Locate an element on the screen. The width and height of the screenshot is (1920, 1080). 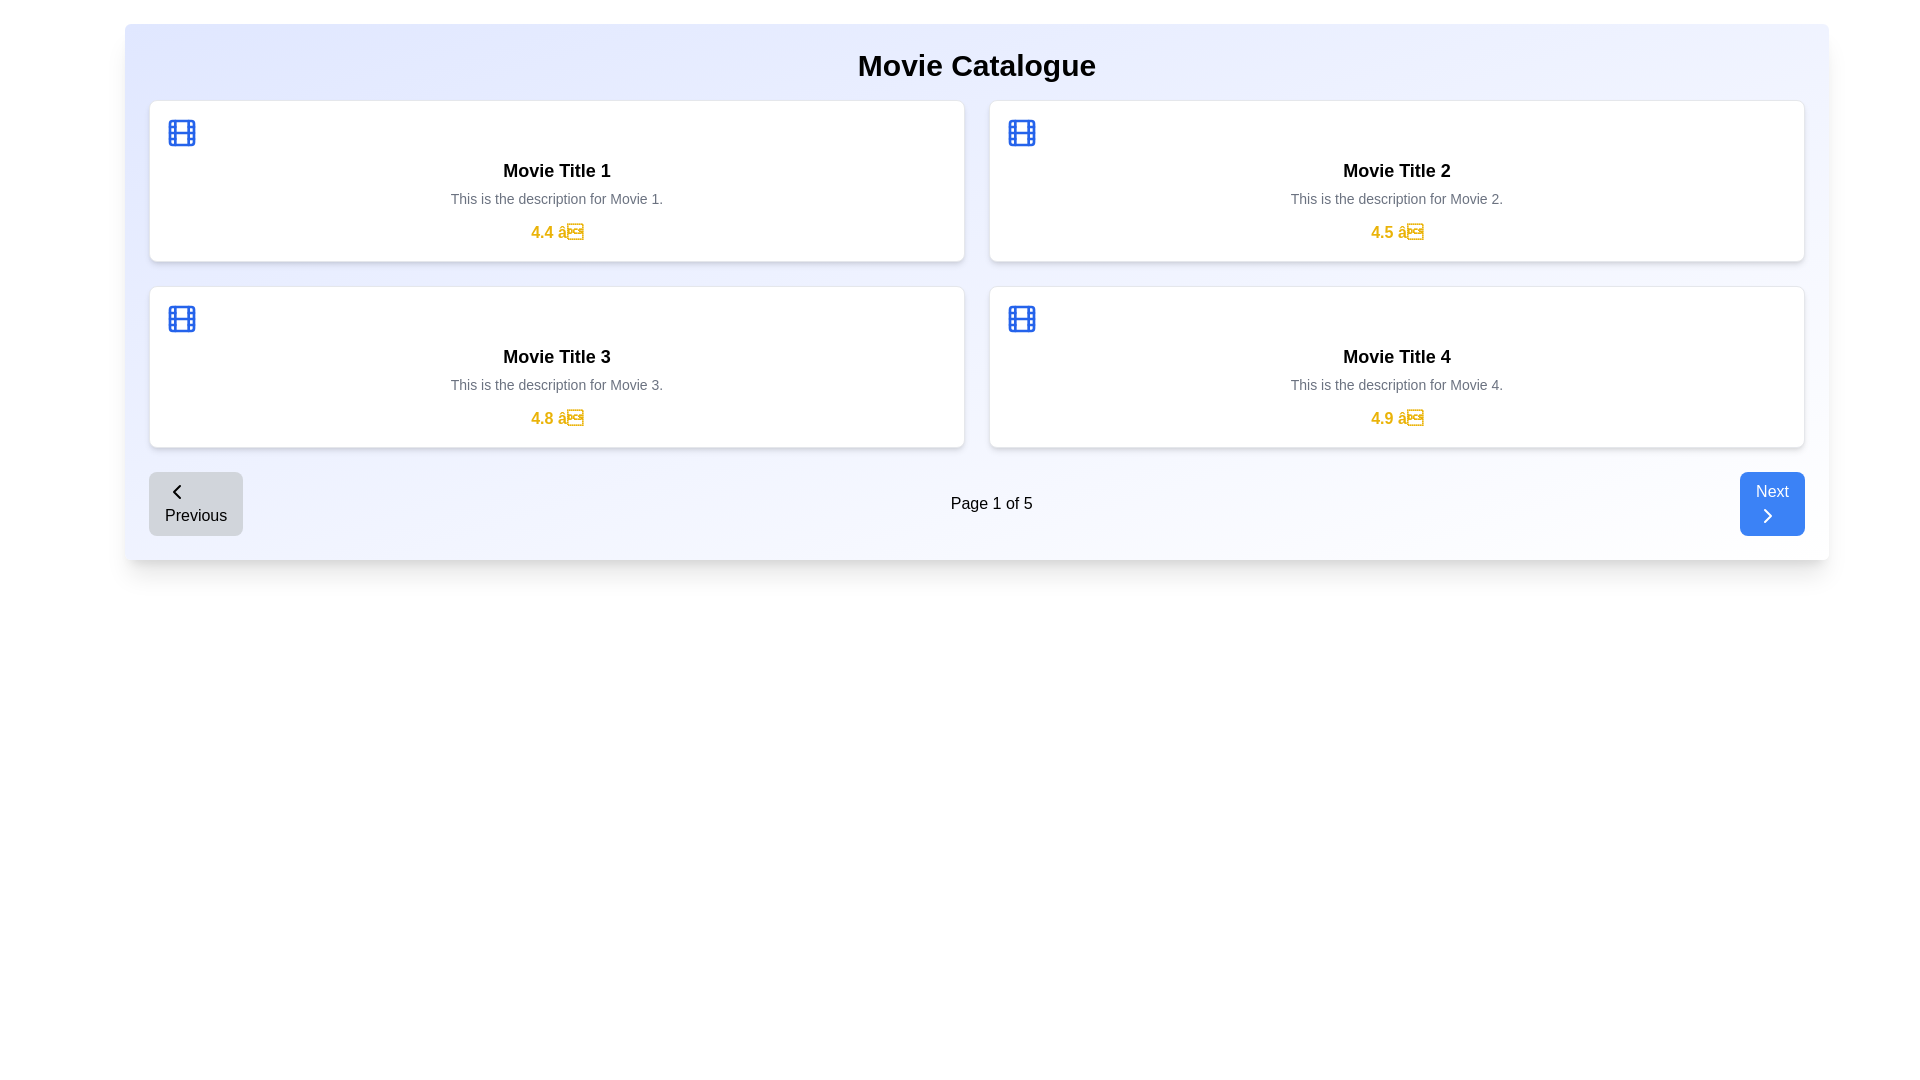
the small rectangular component with rounded corners and a blue outline located in the top-right corner of the film reel icon for 'Movie Title 2' is located at coordinates (1022, 132).